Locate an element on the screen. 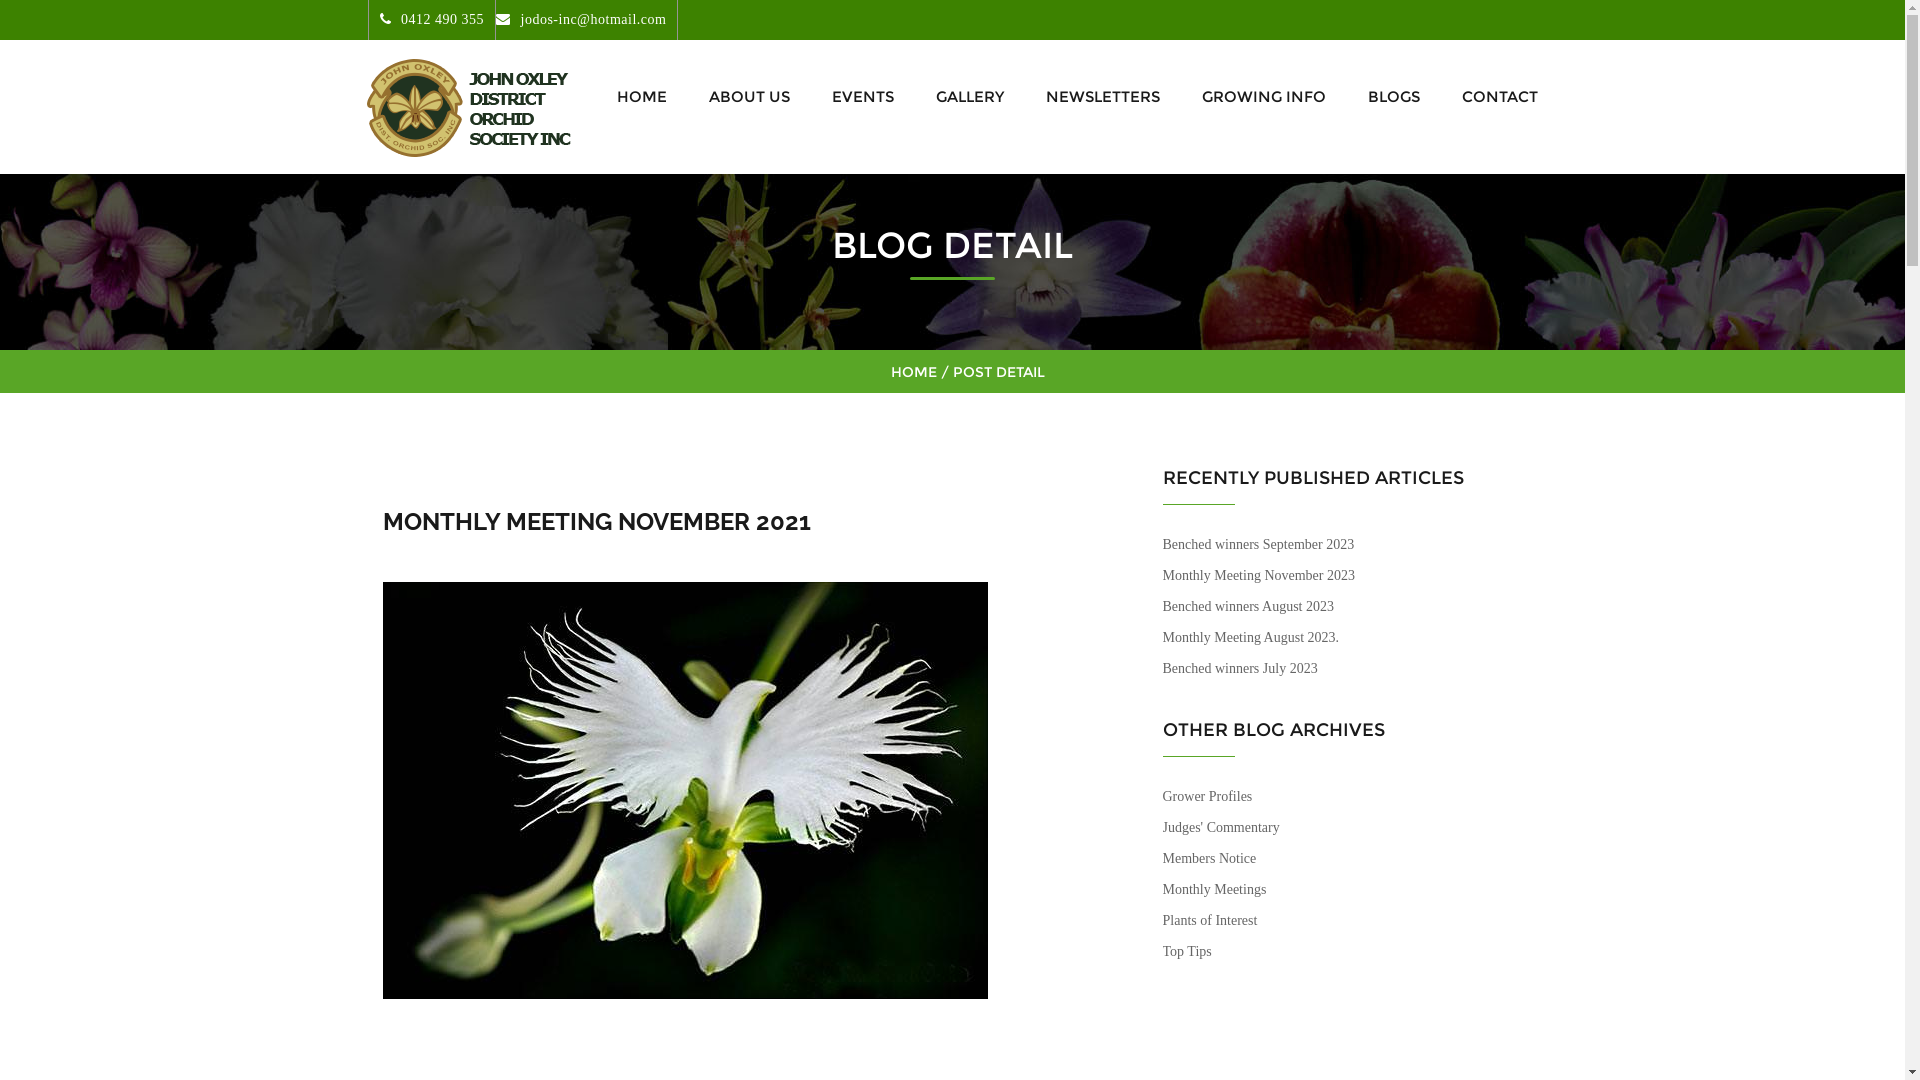  'NEWSLETTERS' is located at coordinates (1033, 96).